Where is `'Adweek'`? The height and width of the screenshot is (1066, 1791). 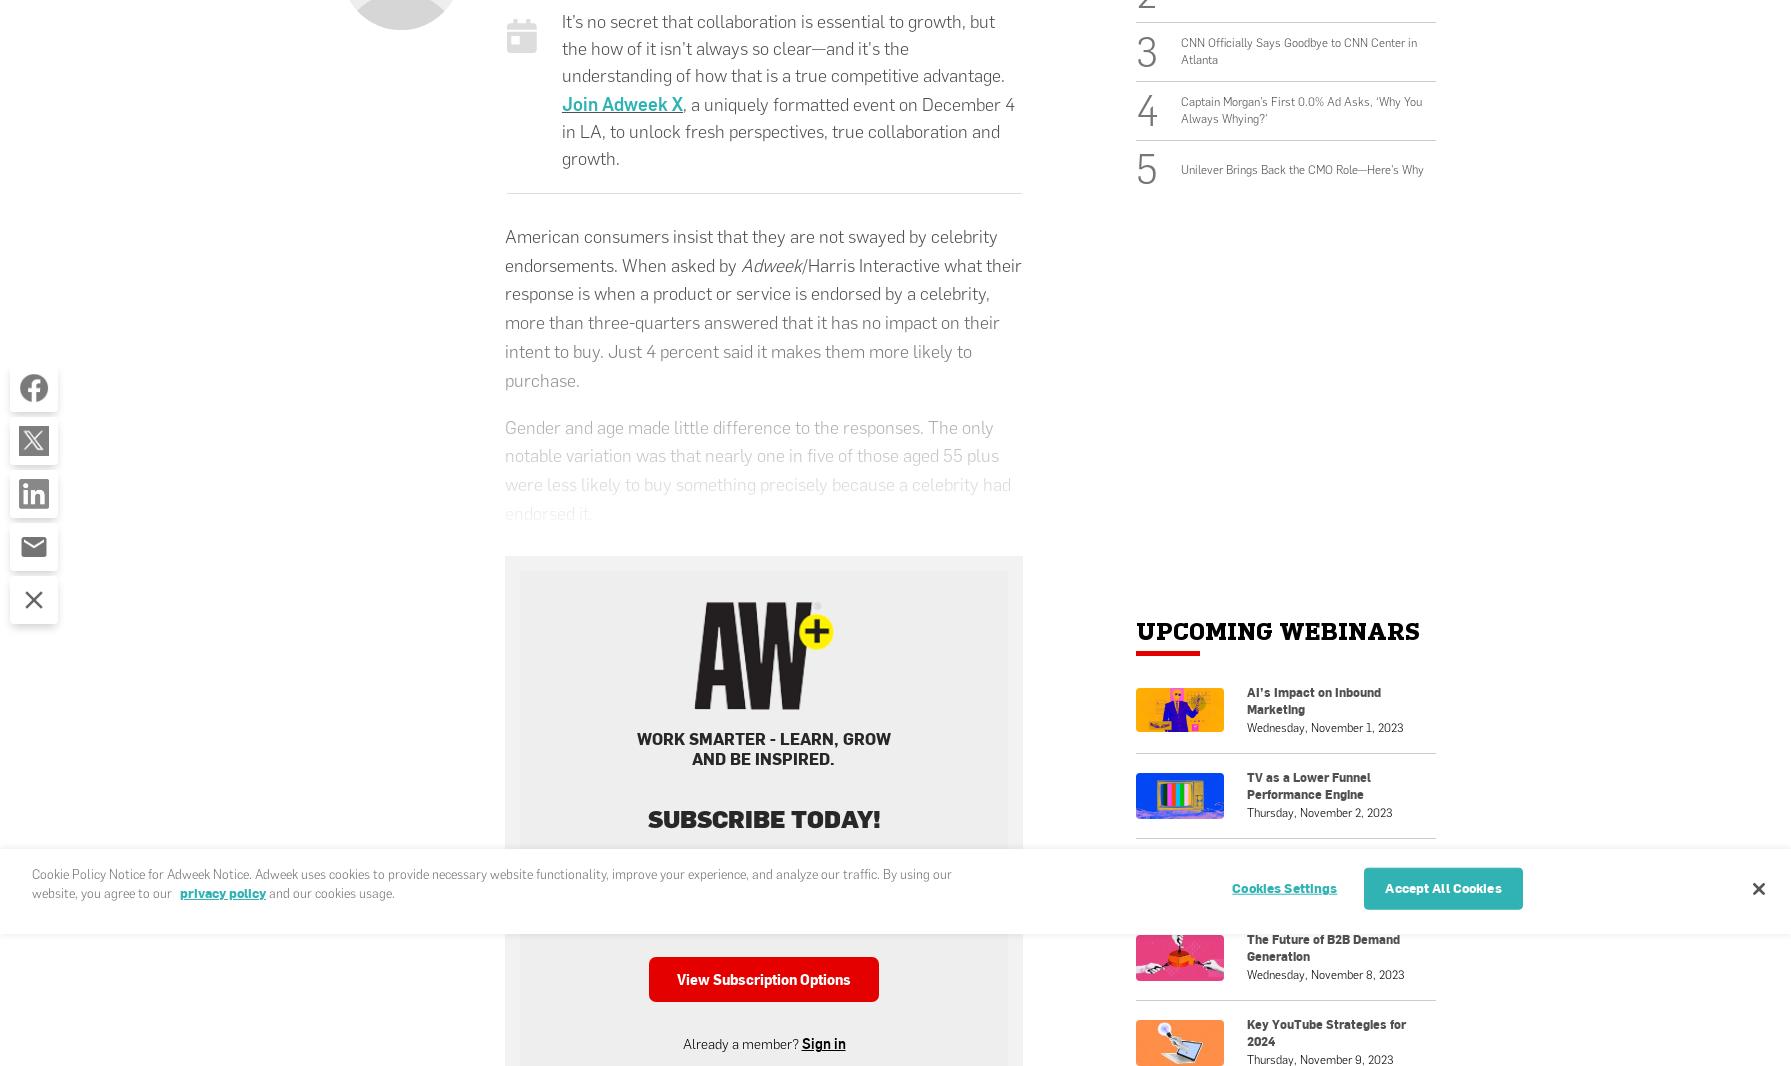
'Adweek' is located at coordinates (740, 264).